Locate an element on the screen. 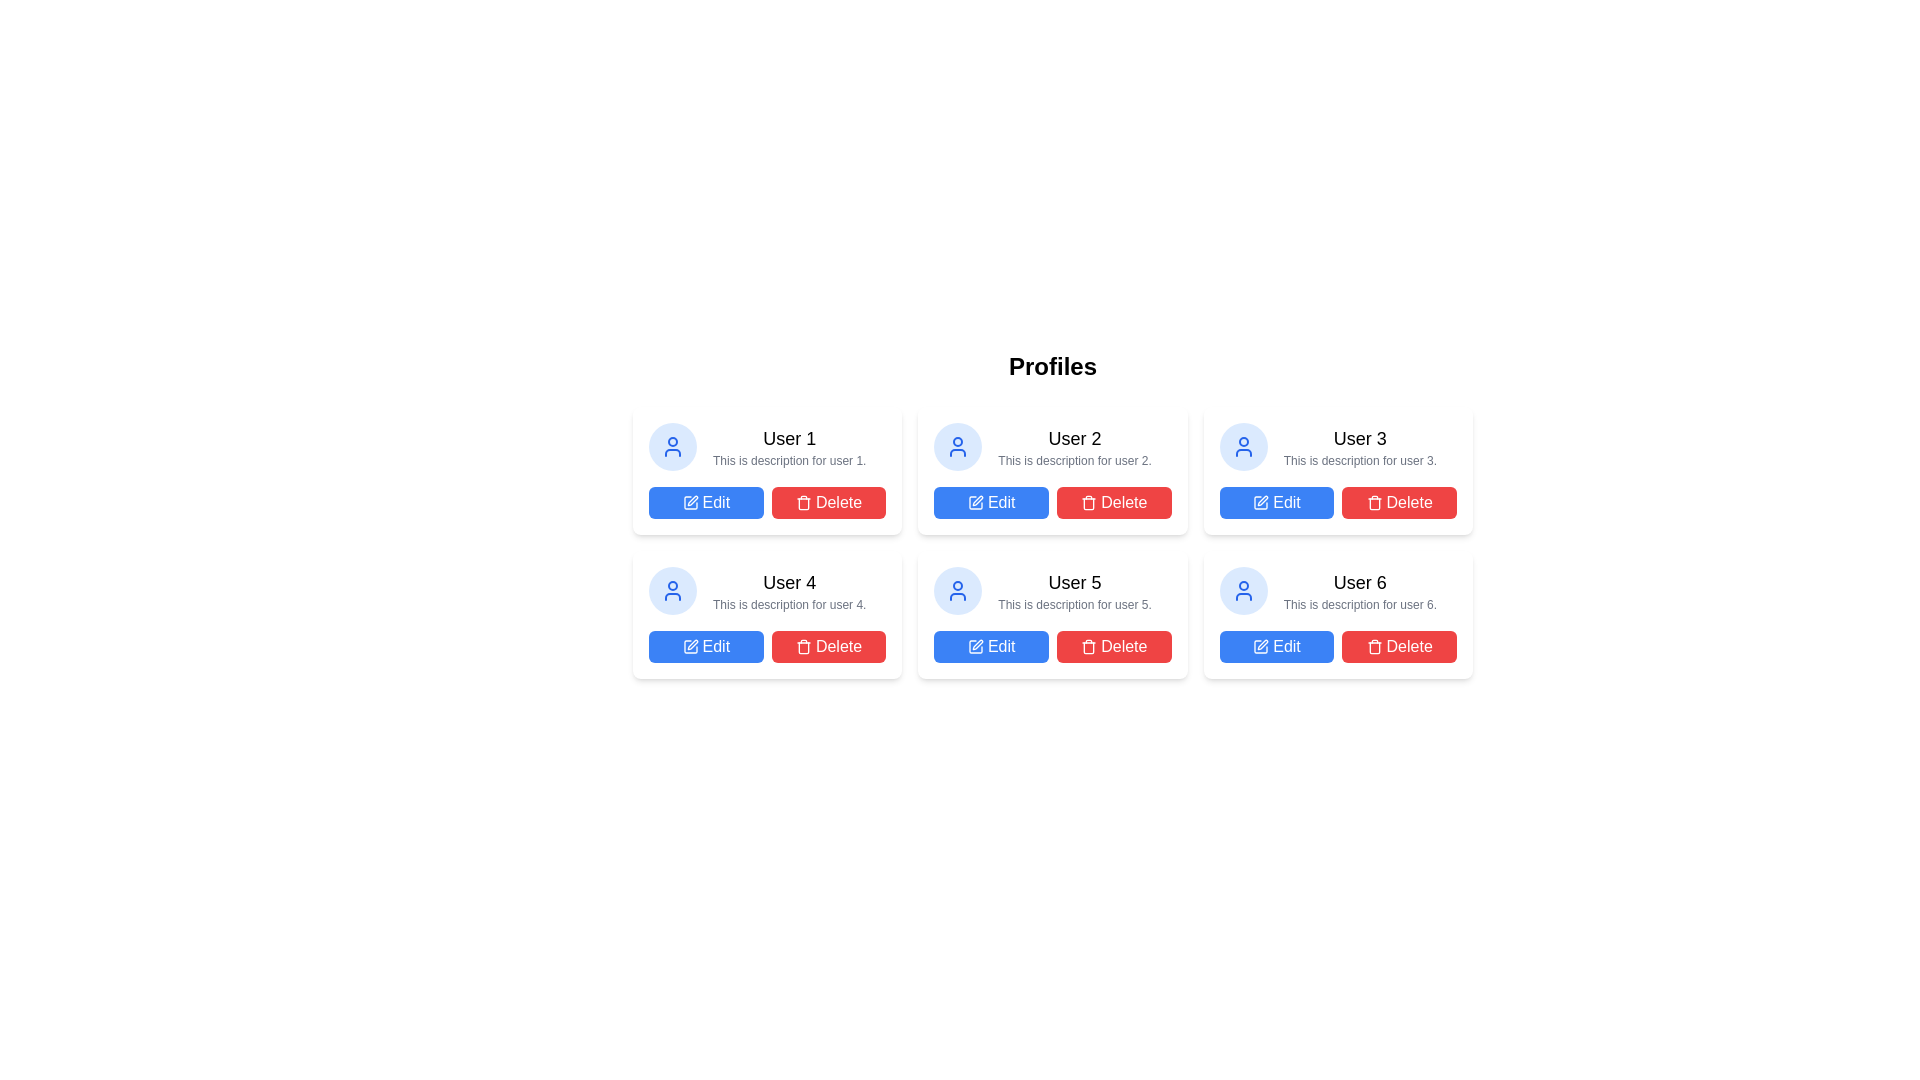  the text label displaying 'User 5' which is positioned above the description text in the user profile card located in the second row, third column of the grid is located at coordinates (1074, 582).